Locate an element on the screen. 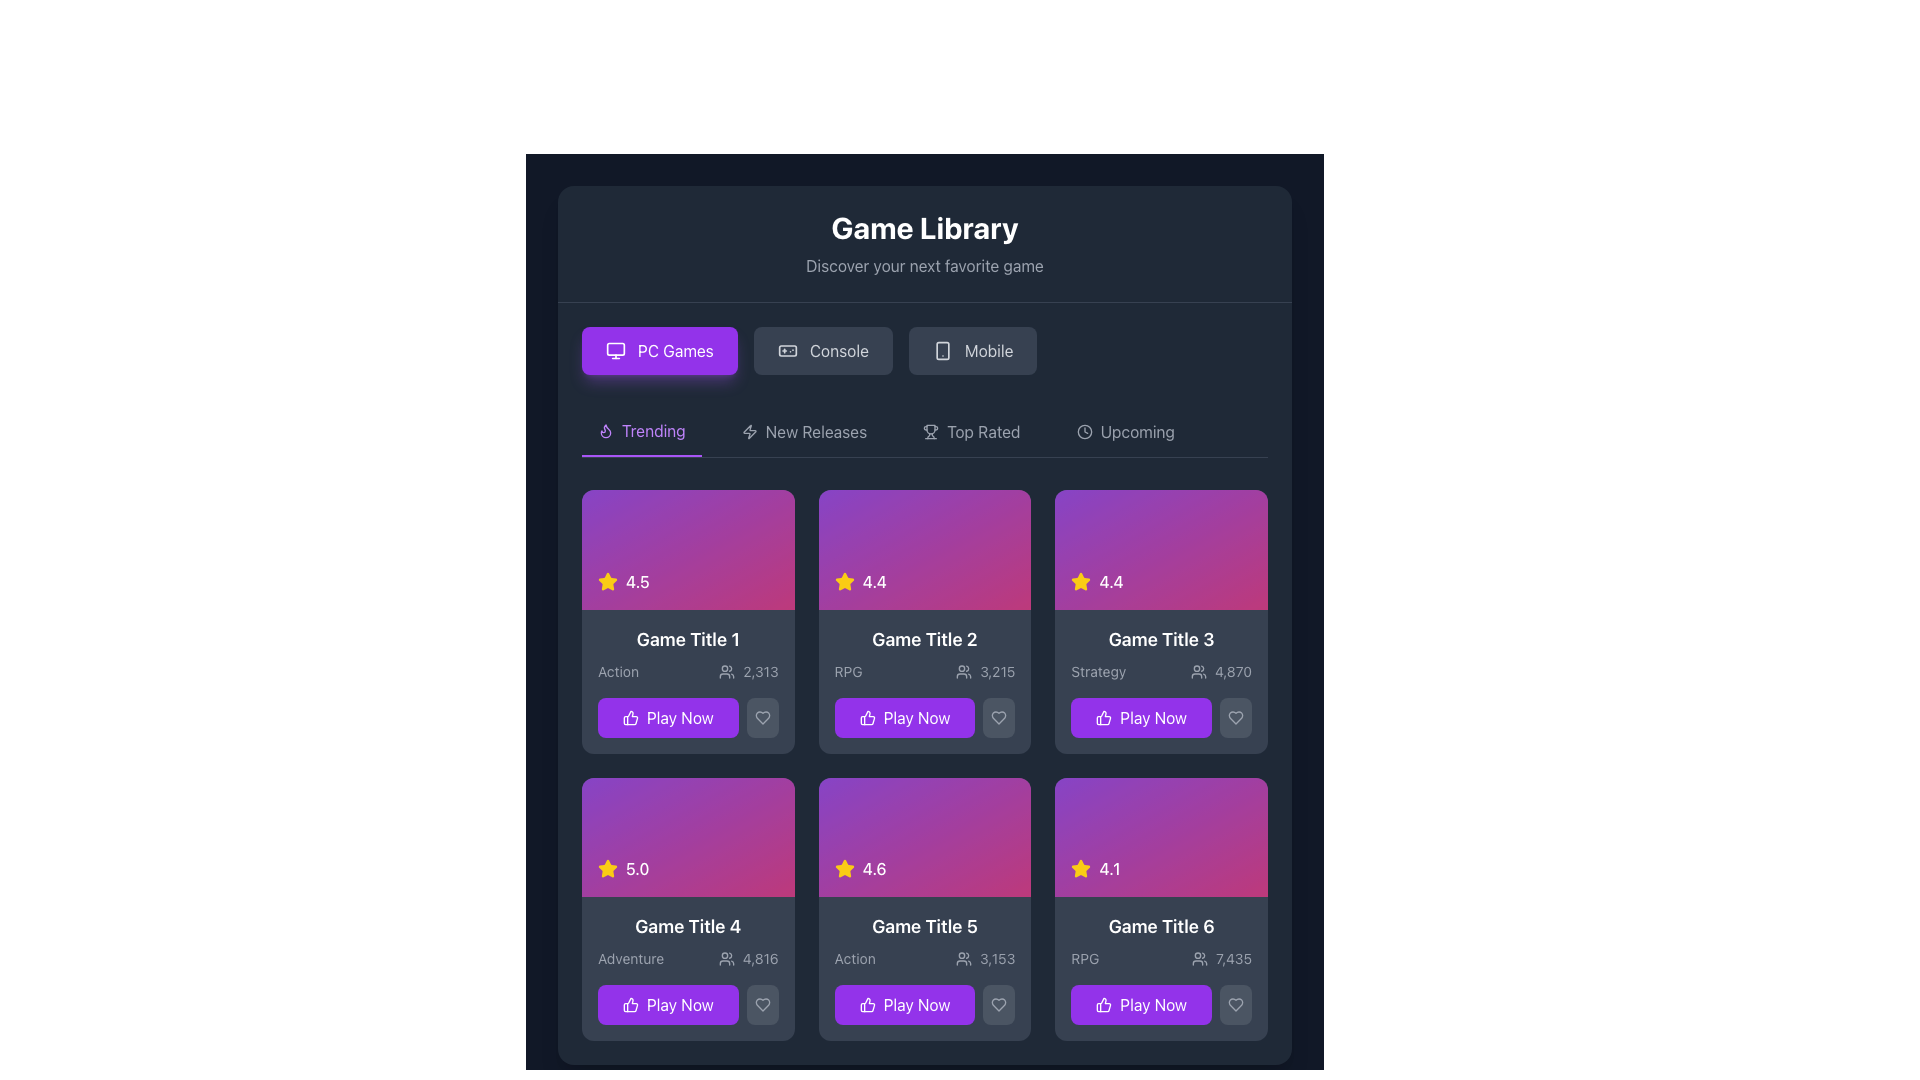 This screenshot has height=1080, width=1920. the rating icon positioned next to the text '4.4' in the second card from the left in the top row of the game library grid is located at coordinates (844, 581).